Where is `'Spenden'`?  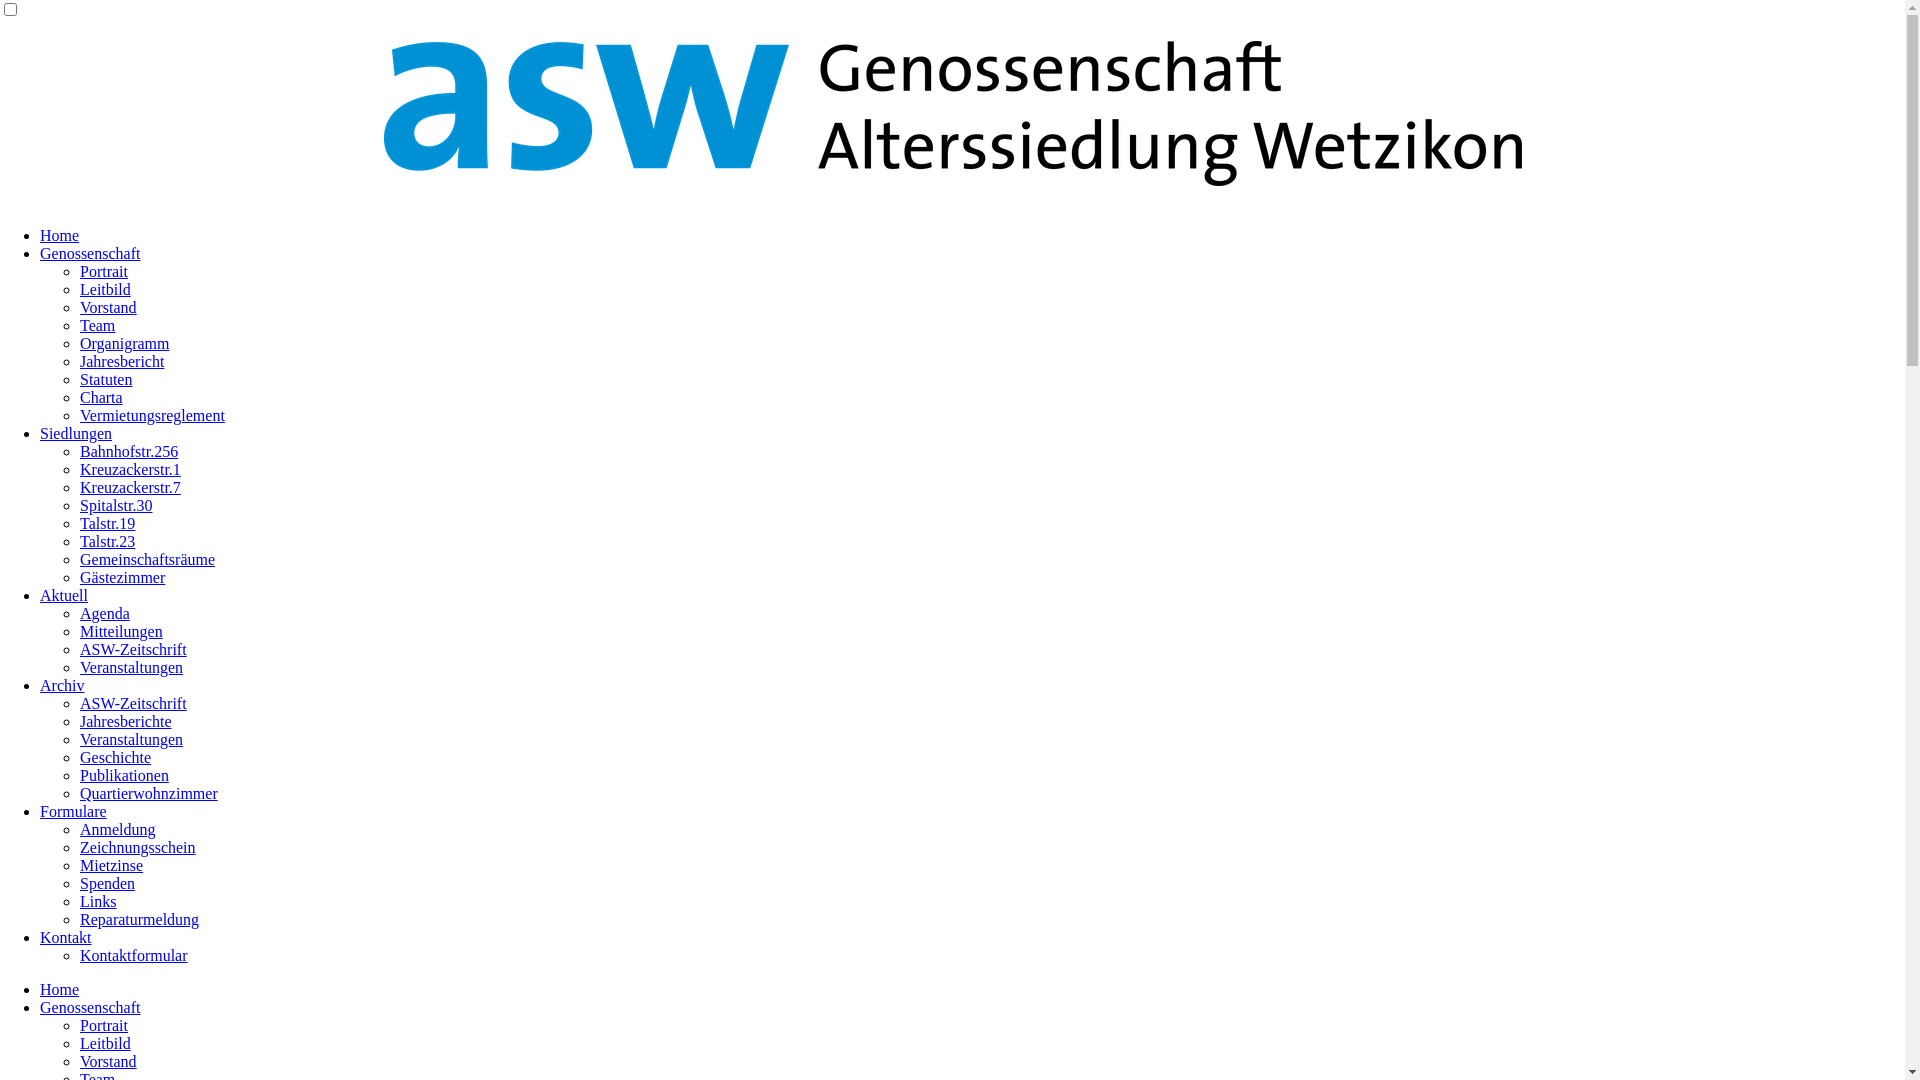
'Spenden' is located at coordinates (106, 882).